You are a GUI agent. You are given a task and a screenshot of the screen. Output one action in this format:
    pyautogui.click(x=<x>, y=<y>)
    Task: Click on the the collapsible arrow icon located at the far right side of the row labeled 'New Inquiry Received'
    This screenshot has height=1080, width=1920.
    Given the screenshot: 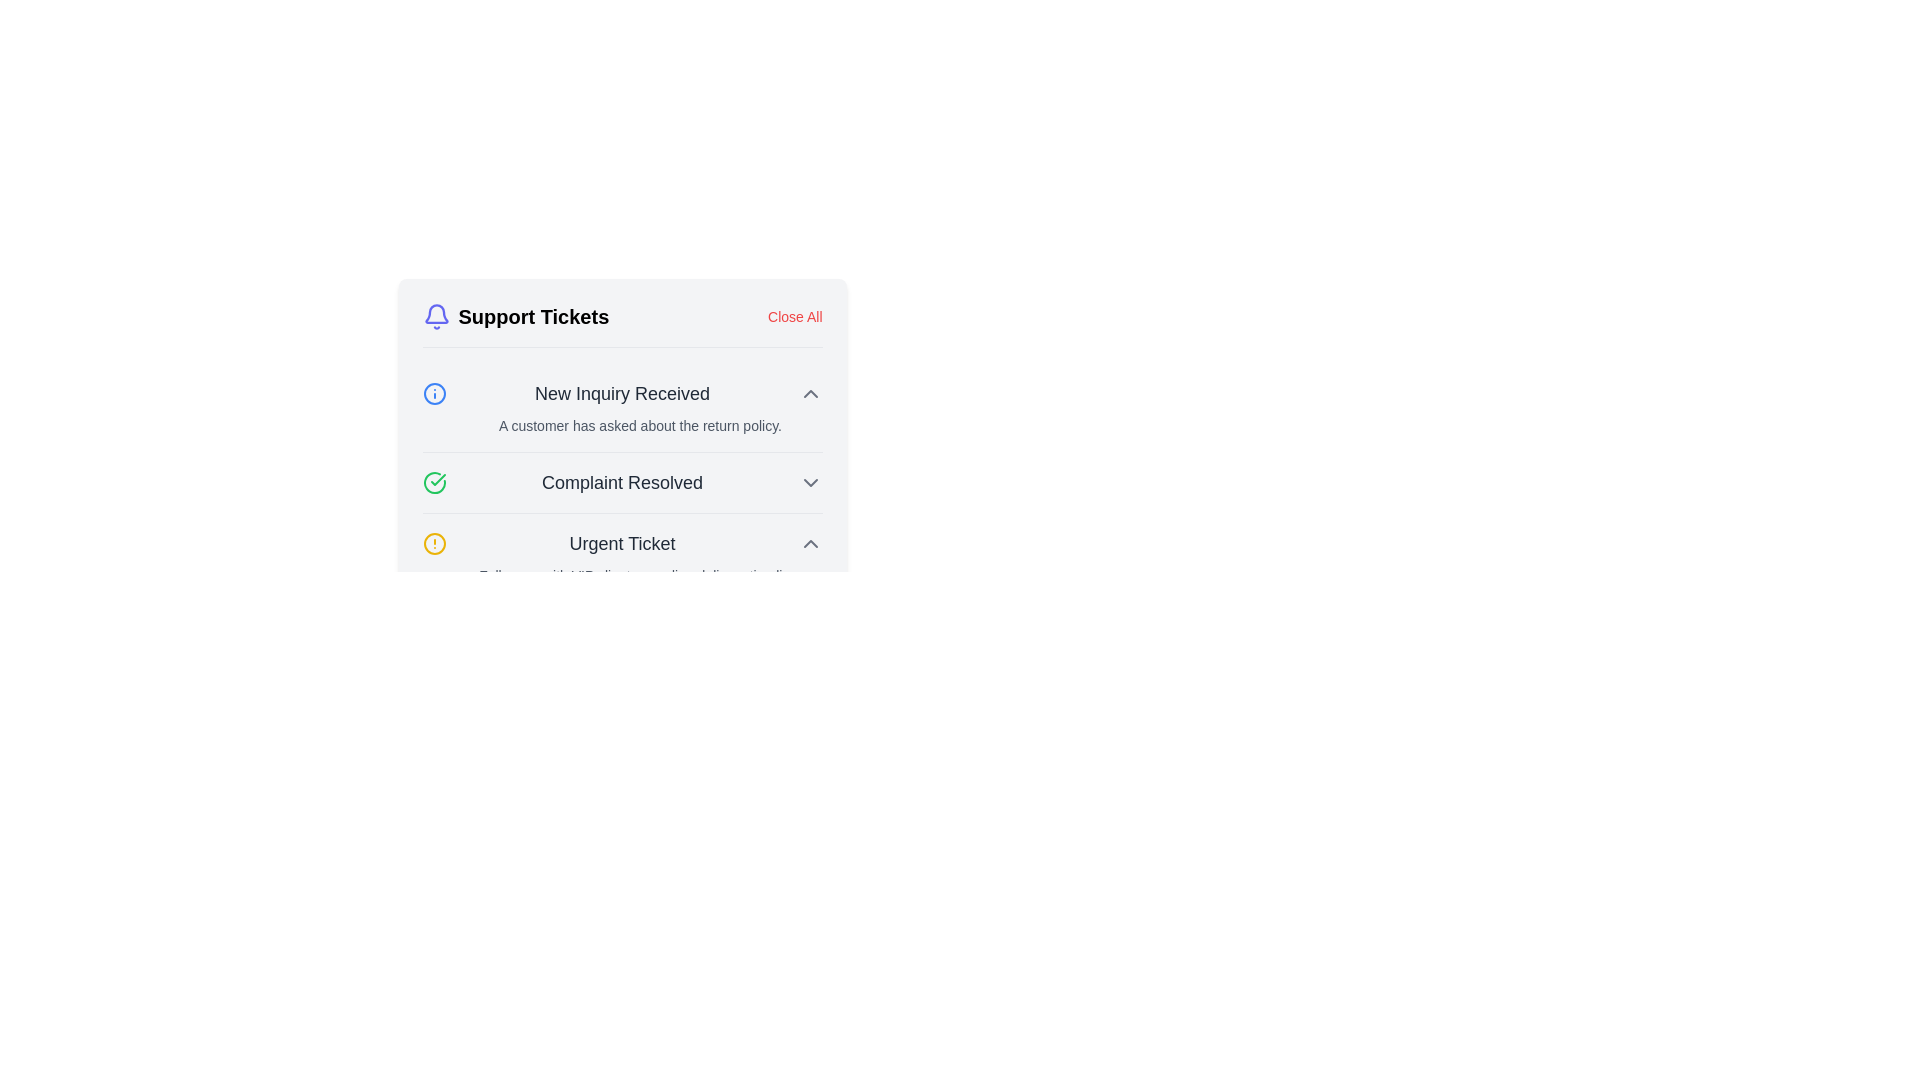 What is the action you would take?
    pyautogui.click(x=810, y=393)
    